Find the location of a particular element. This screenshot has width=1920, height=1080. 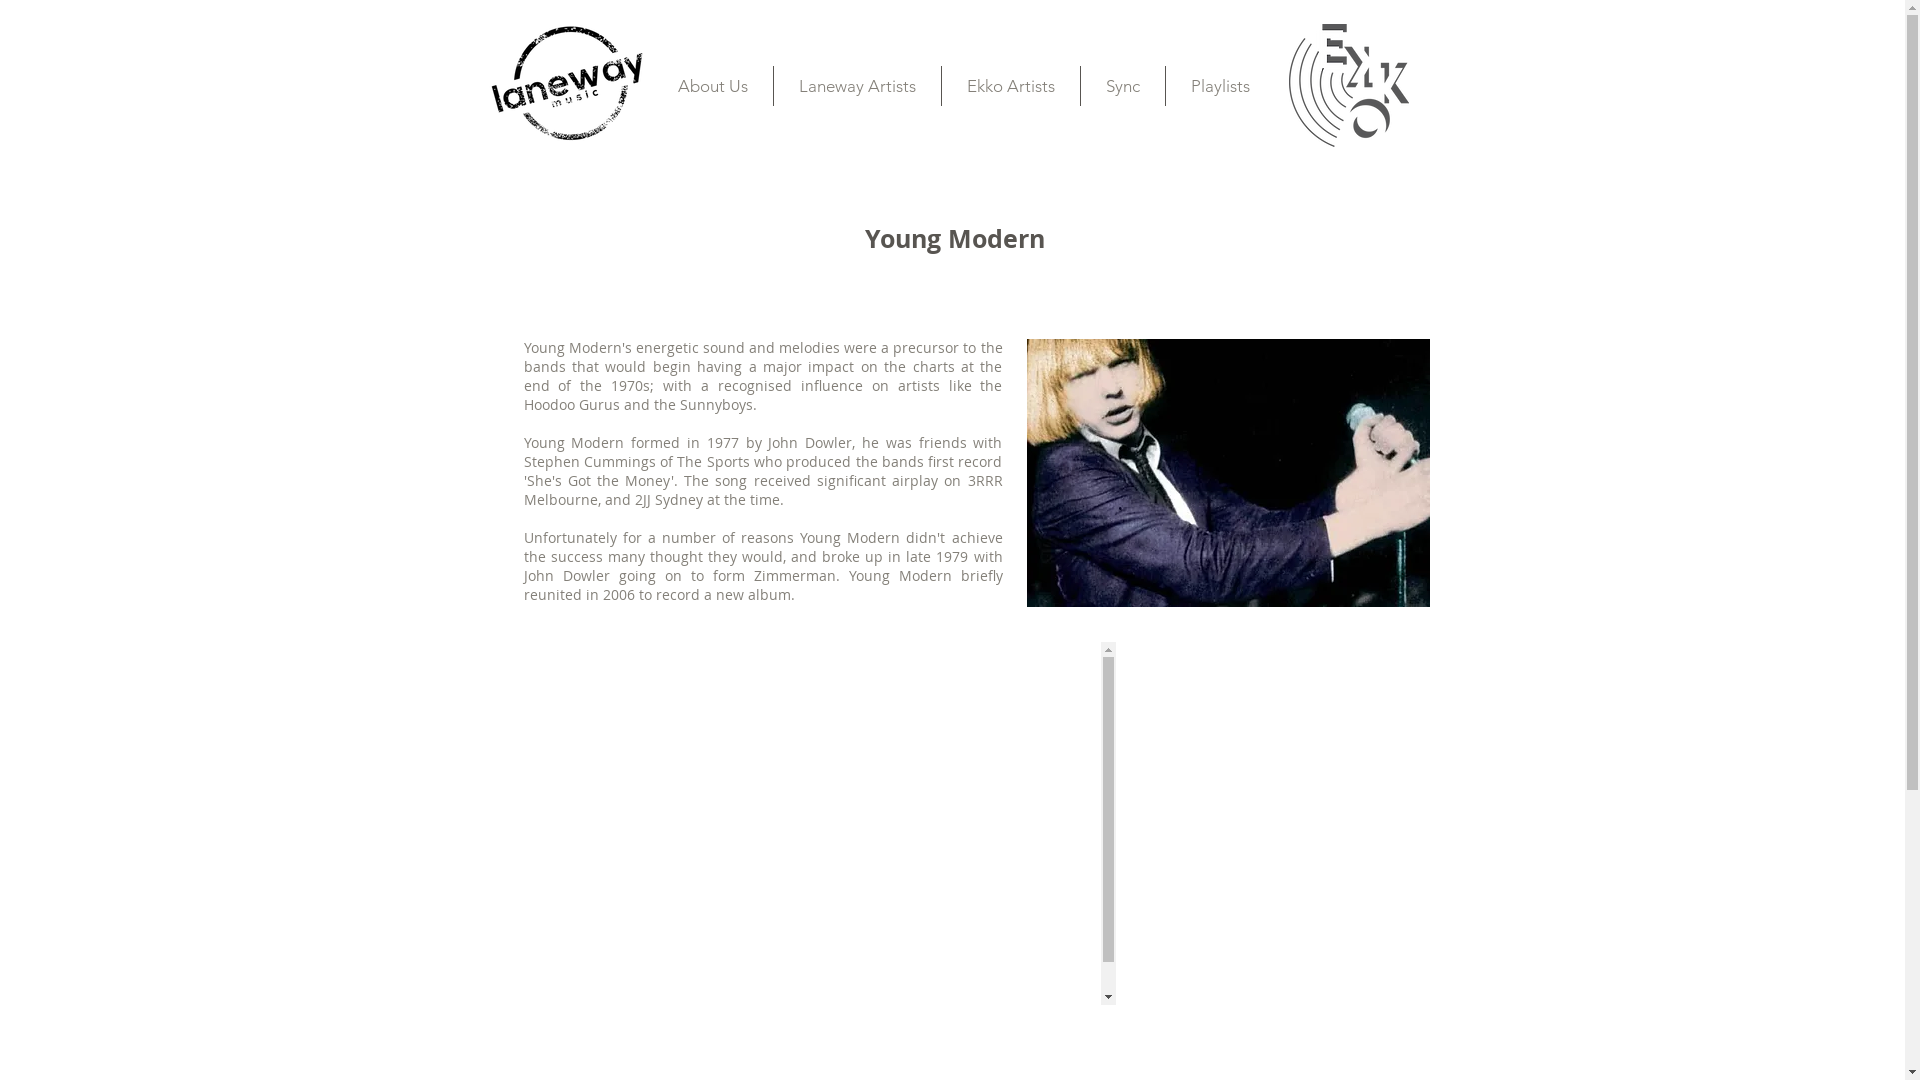

'Ekko Artists' is located at coordinates (1011, 84).